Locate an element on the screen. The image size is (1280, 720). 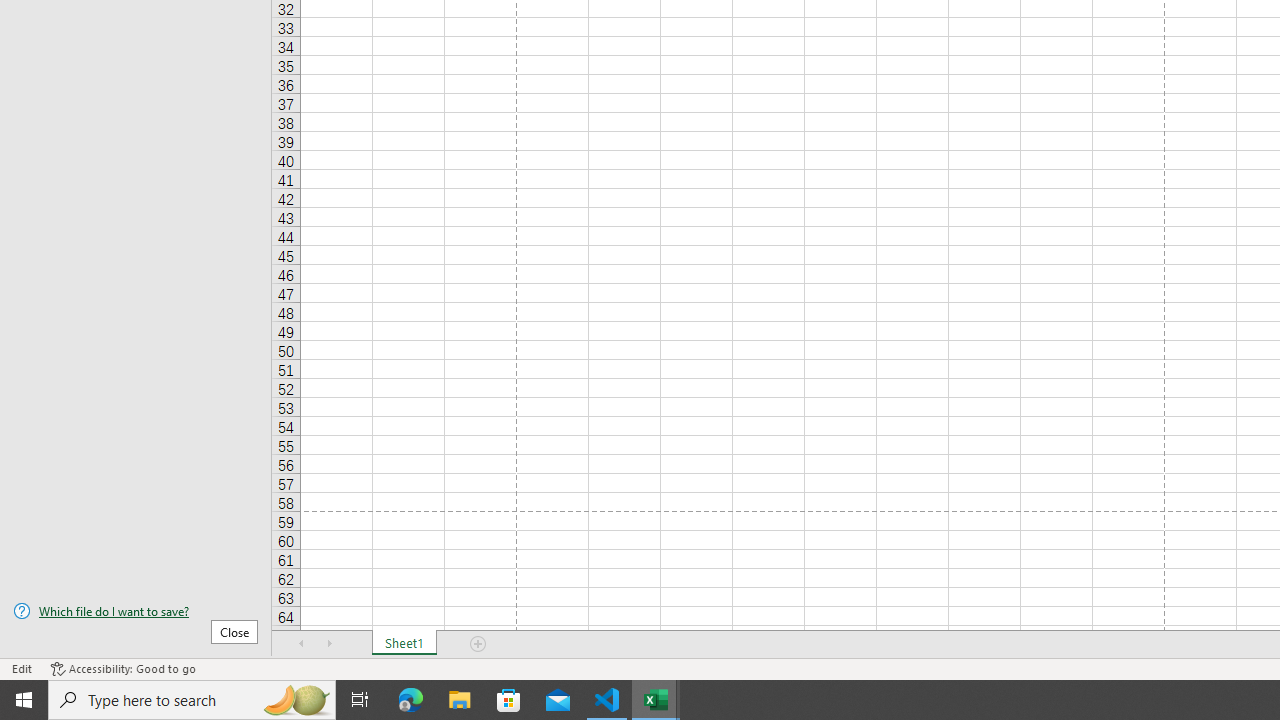
'Task View' is located at coordinates (359, 698).